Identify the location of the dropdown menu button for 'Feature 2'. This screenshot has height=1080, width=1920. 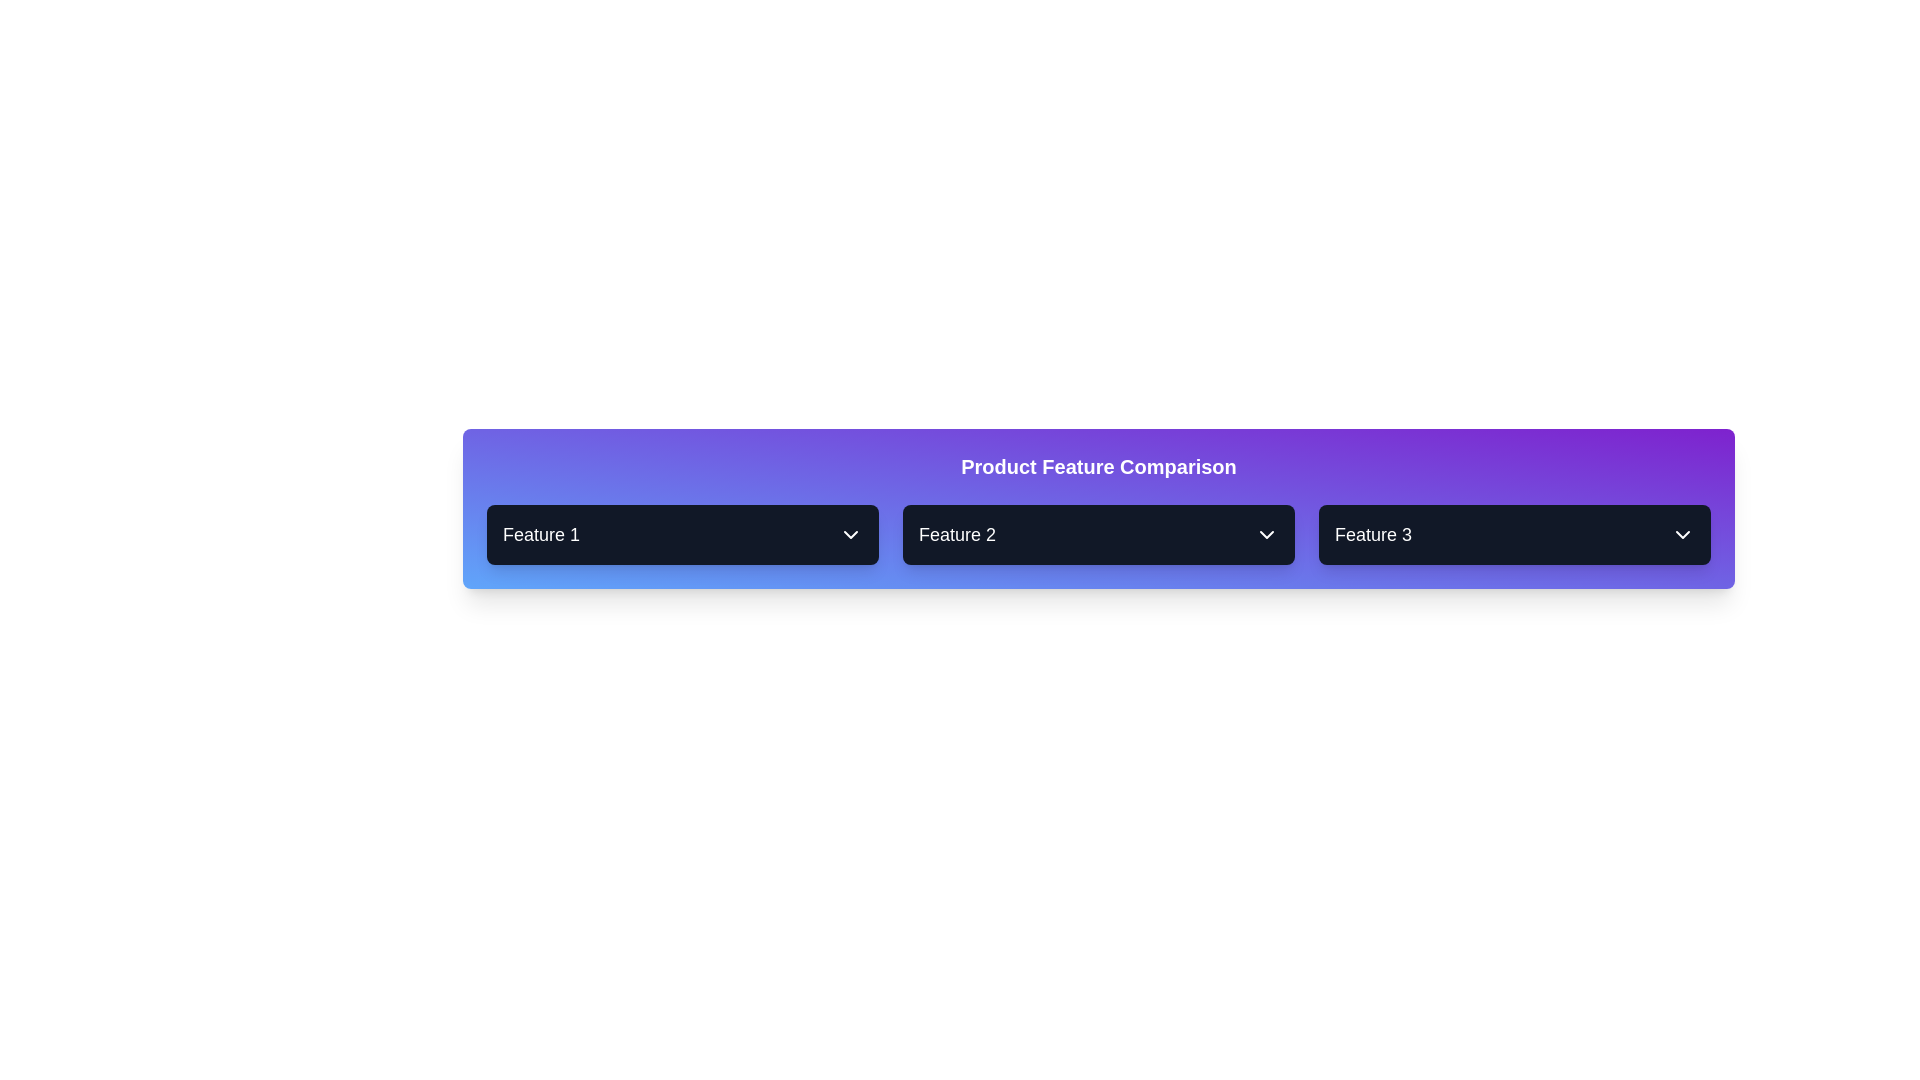
(1098, 534).